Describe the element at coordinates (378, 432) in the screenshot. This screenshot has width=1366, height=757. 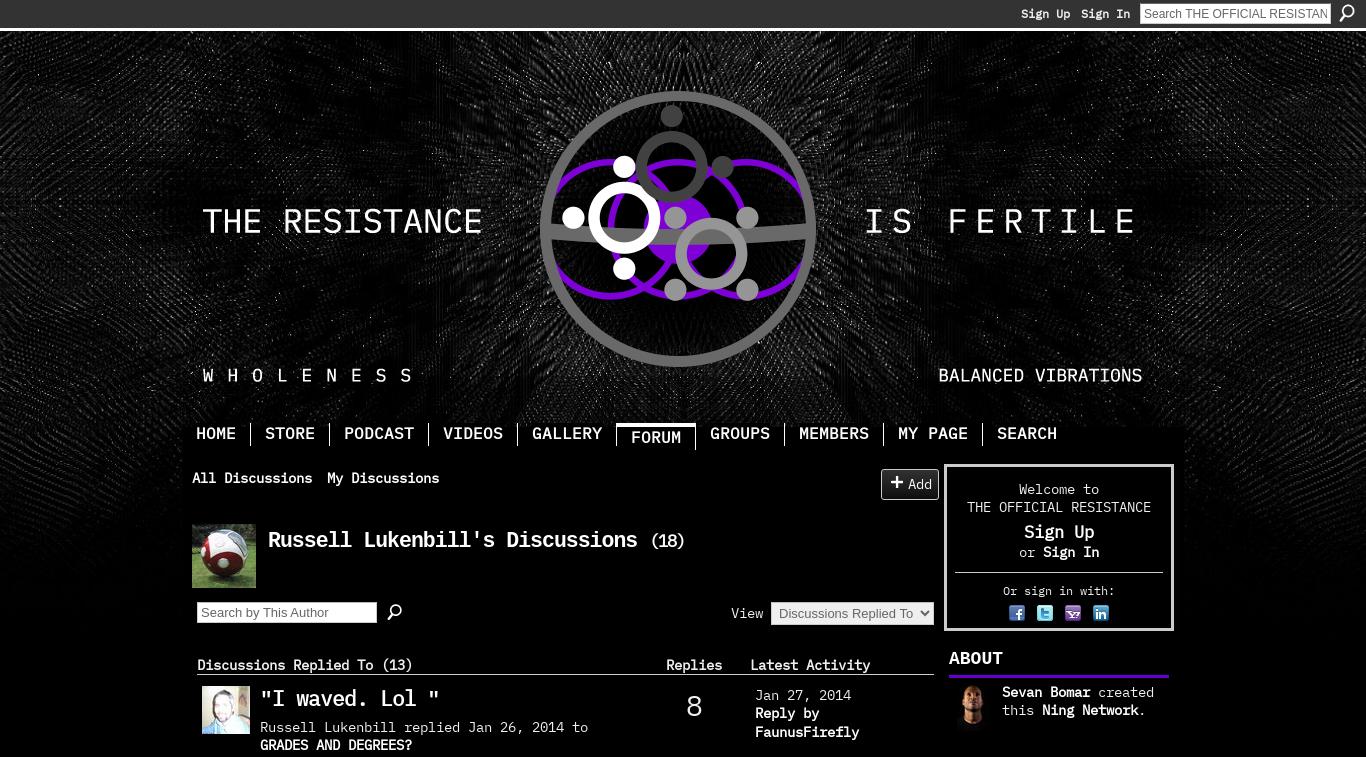
I see `'Podcast'` at that location.